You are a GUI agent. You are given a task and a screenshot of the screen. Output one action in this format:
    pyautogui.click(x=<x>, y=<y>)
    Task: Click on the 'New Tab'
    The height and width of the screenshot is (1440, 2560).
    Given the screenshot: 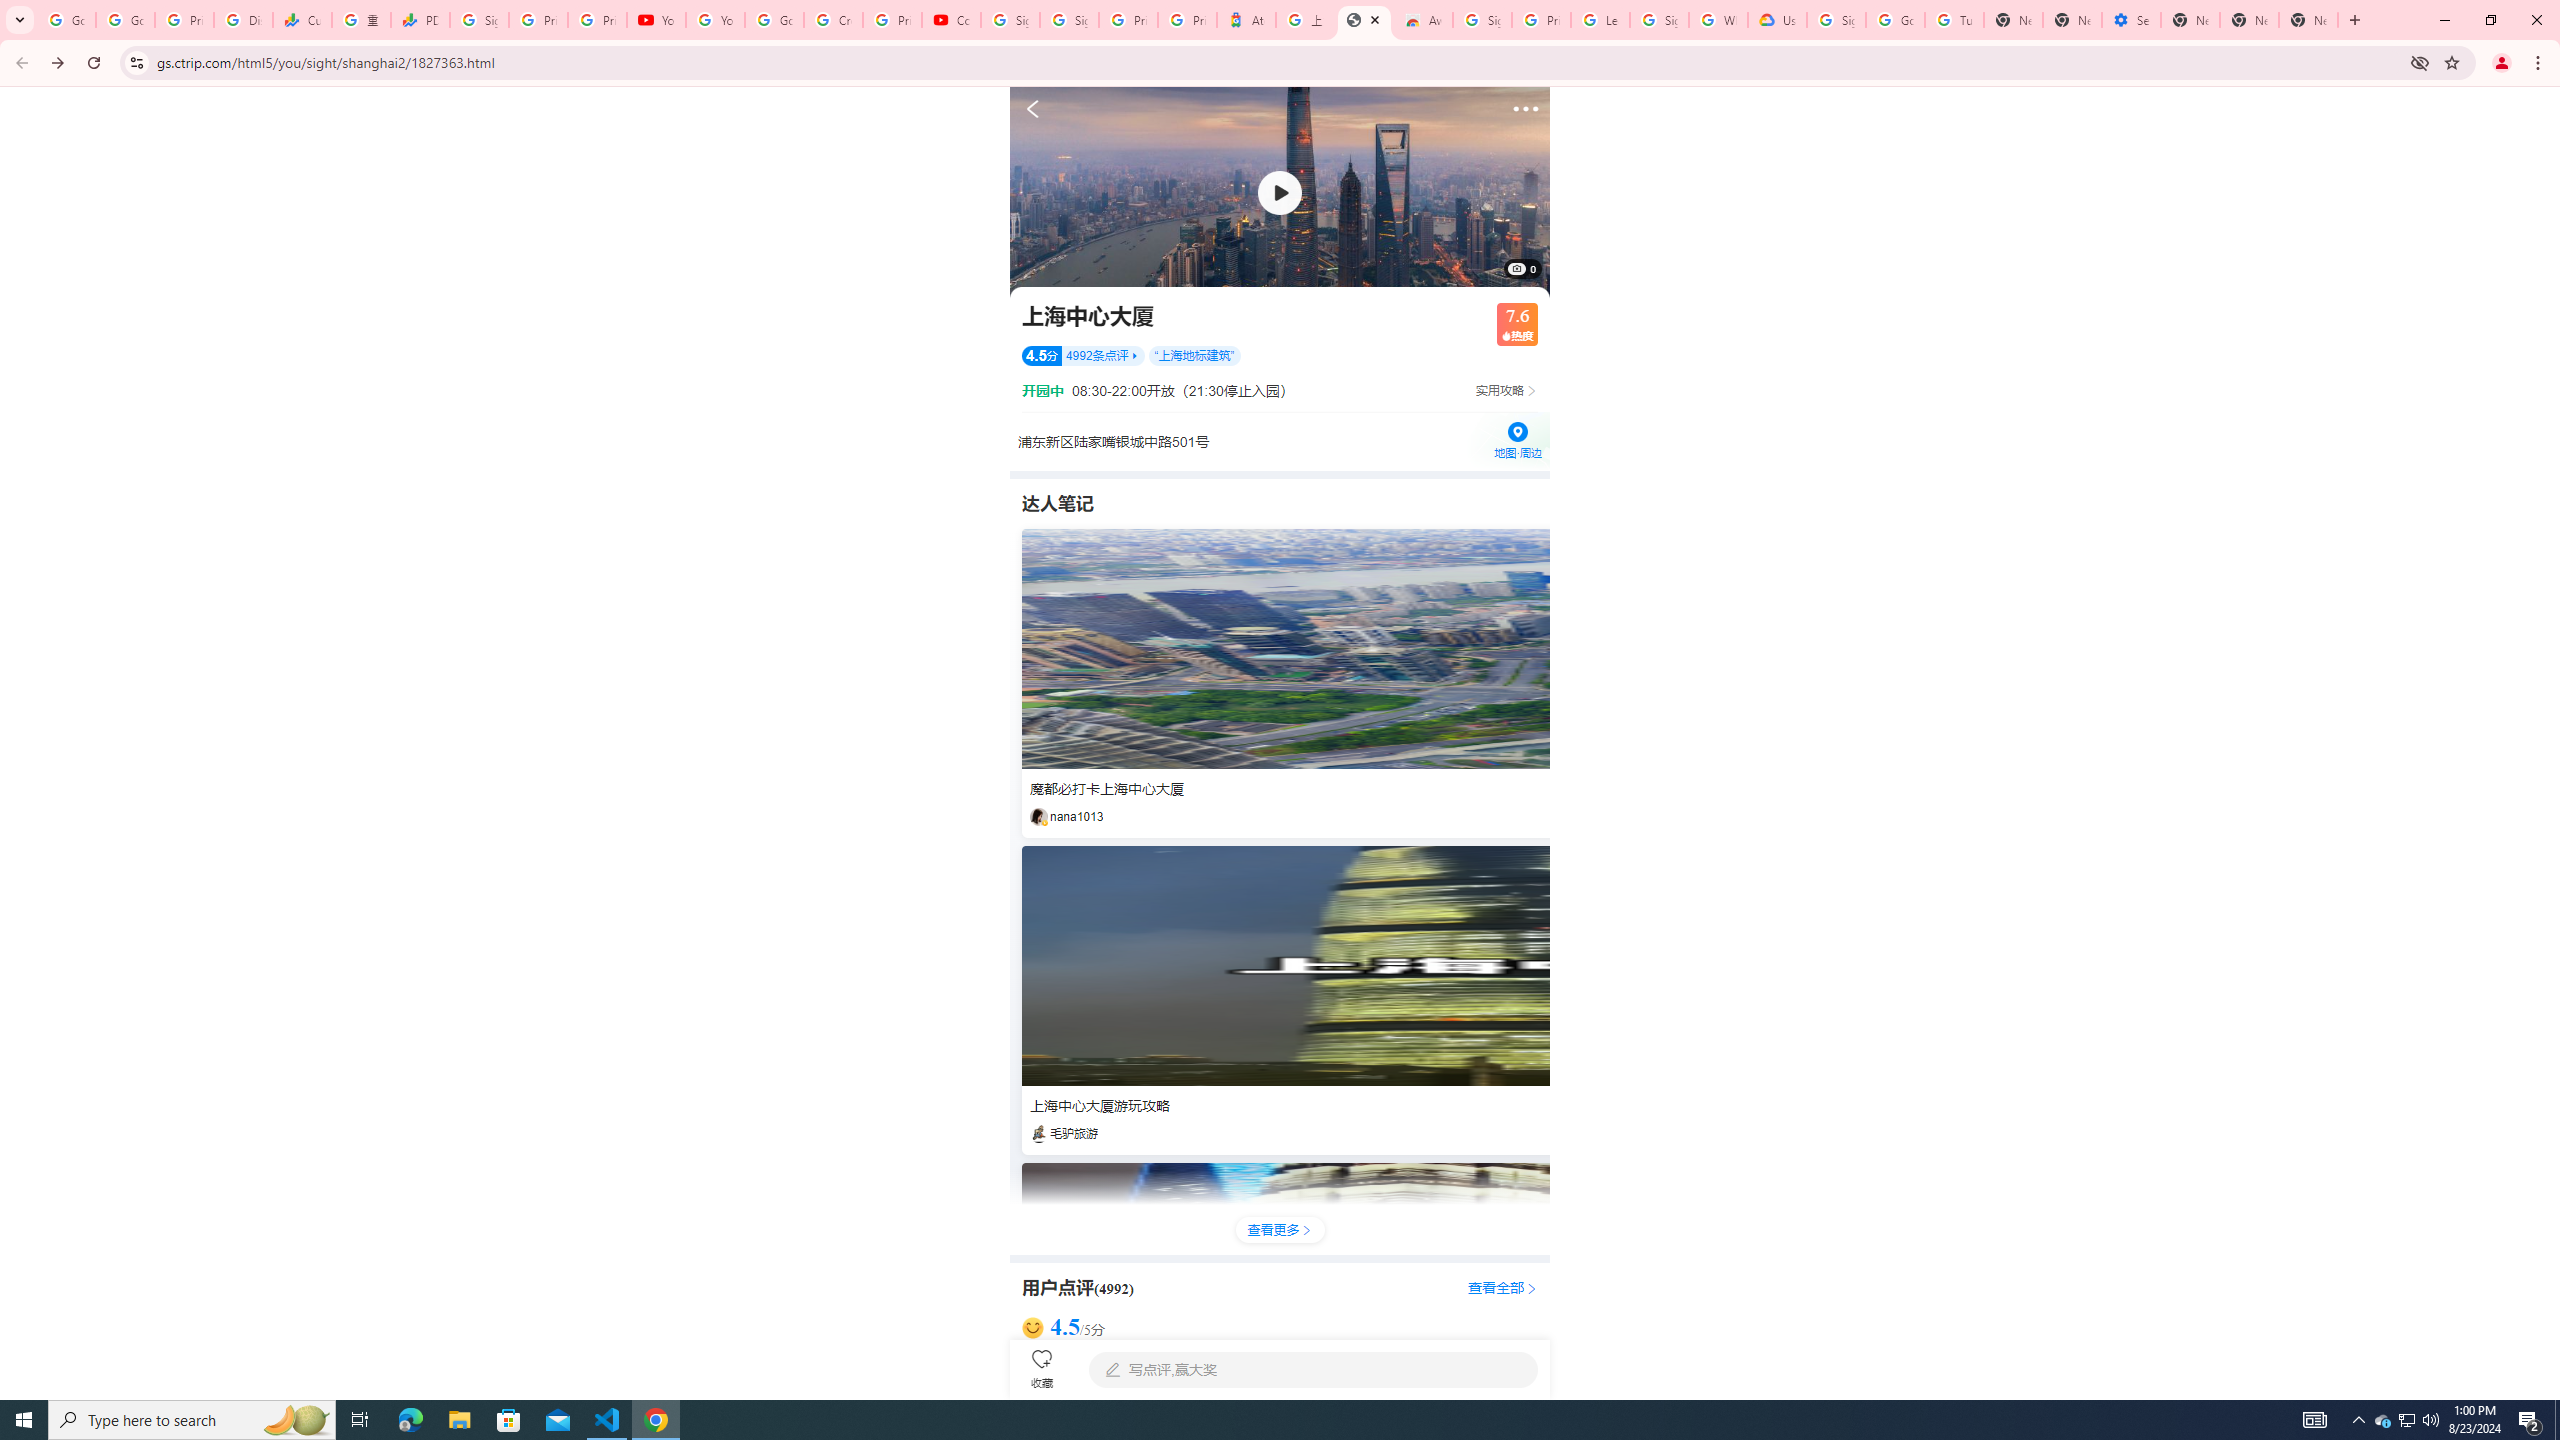 What is the action you would take?
    pyautogui.click(x=2190, y=19)
    